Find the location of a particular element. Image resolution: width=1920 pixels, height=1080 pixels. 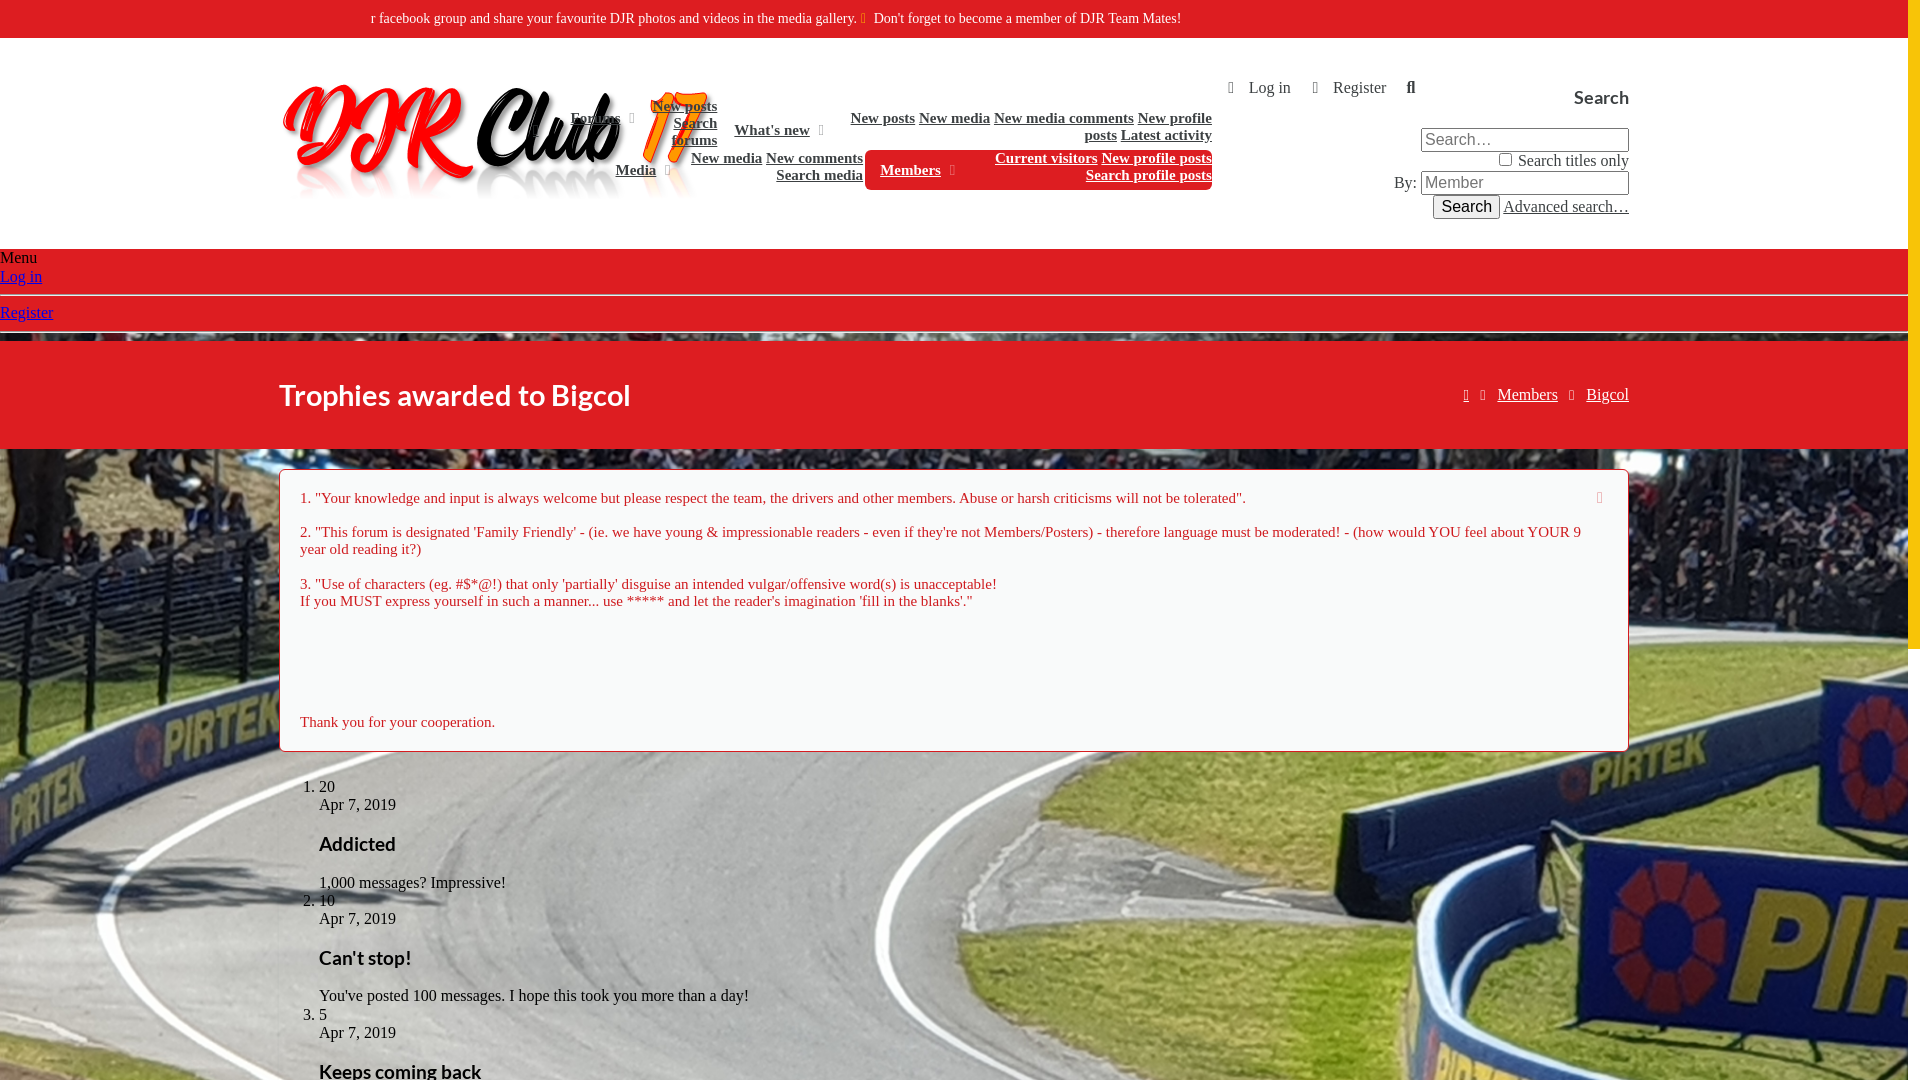

'New media comments' is located at coordinates (1063, 118).